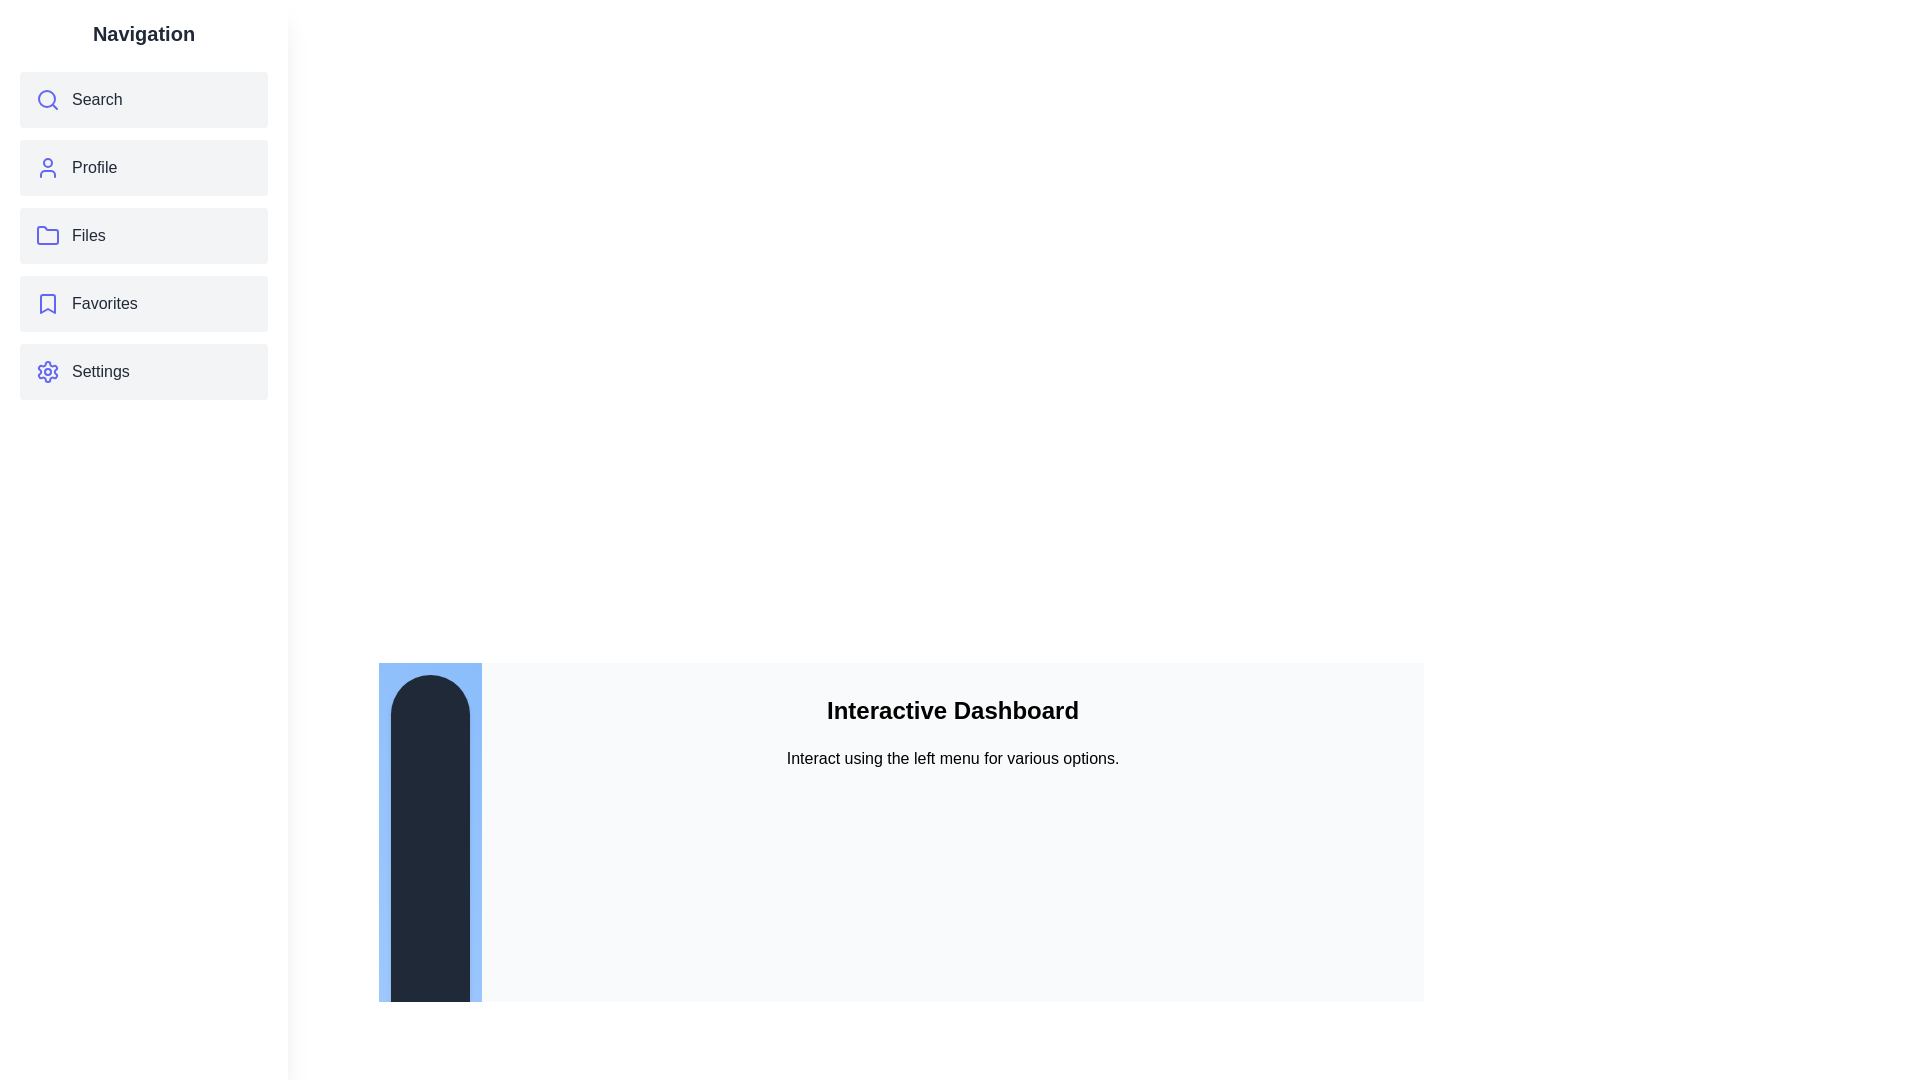 The width and height of the screenshot is (1920, 1080). What do you see at coordinates (48, 371) in the screenshot?
I see `the icon corresponding to Settings in the sidebar` at bounding box center [48, 371].